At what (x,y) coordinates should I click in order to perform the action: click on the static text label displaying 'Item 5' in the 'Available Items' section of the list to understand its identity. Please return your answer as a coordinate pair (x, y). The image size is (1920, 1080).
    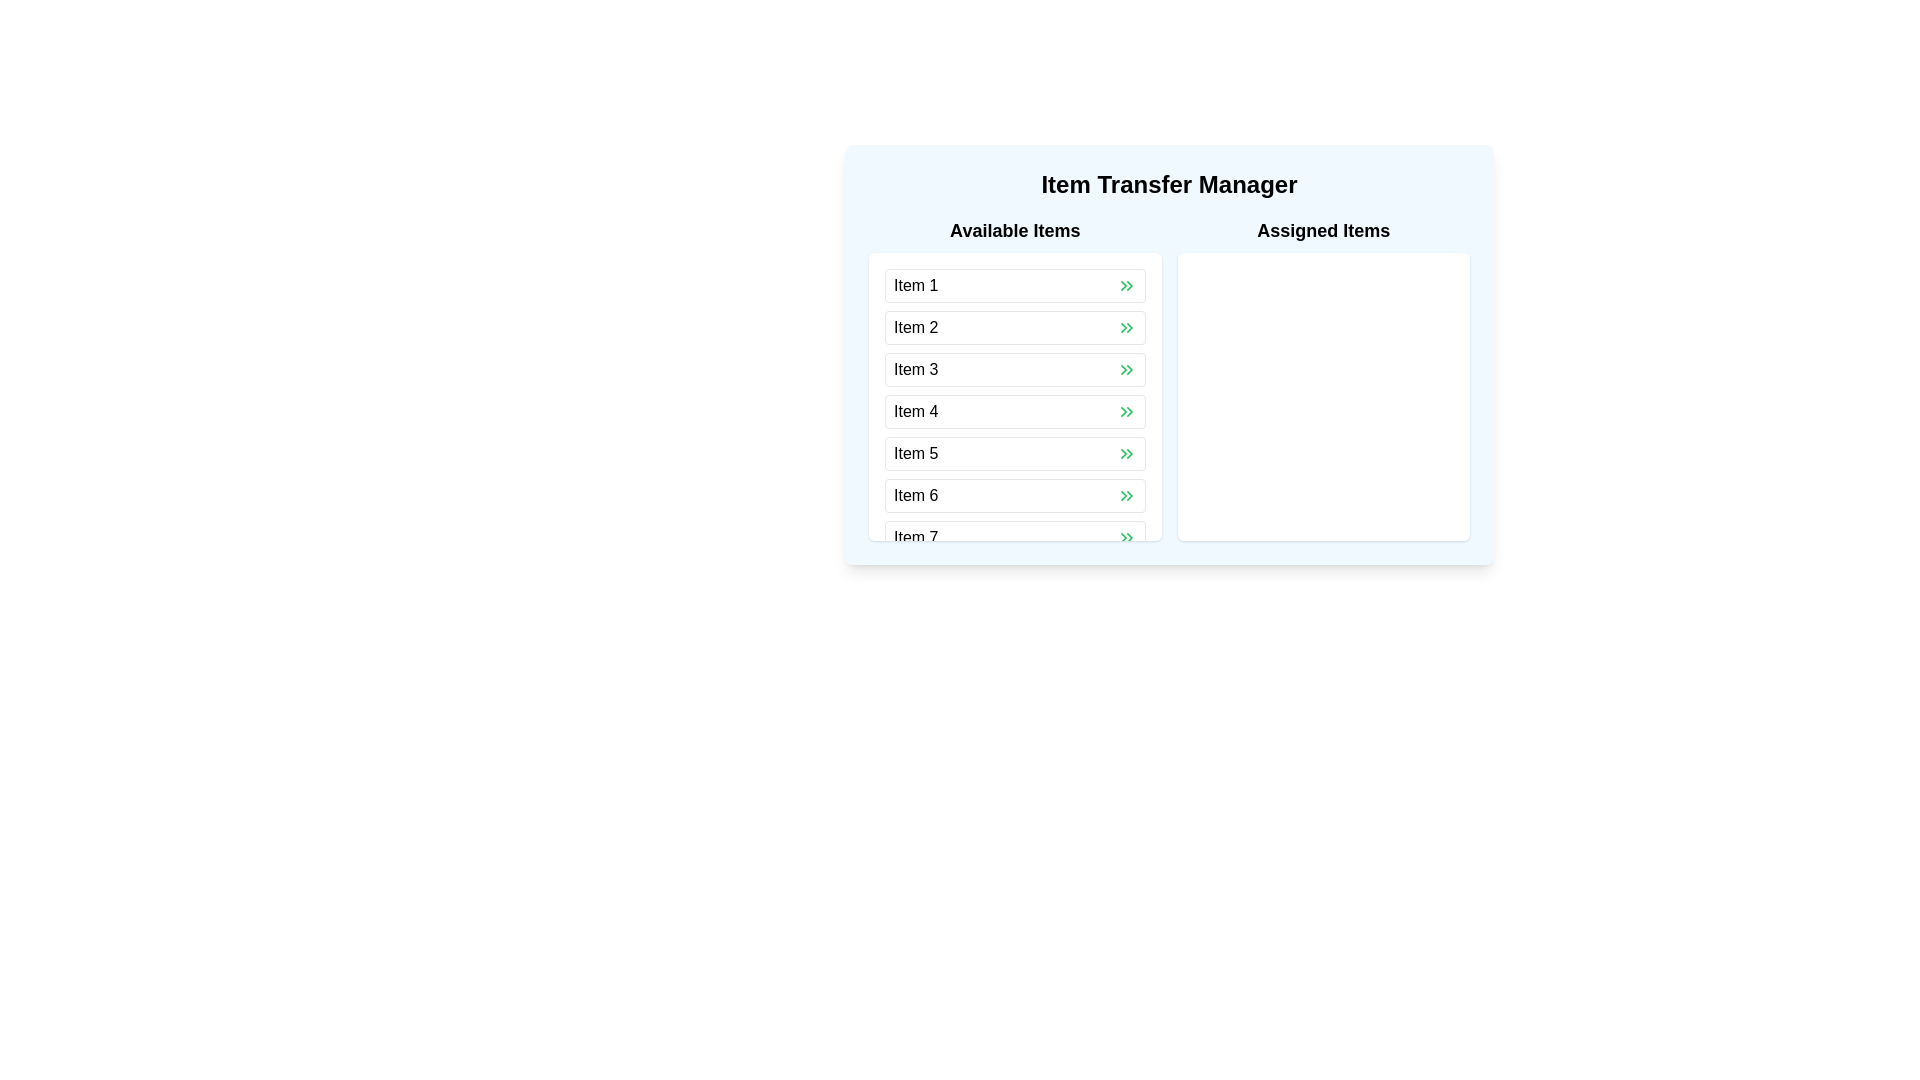
    Looking at the image, I should click on (915, 454).